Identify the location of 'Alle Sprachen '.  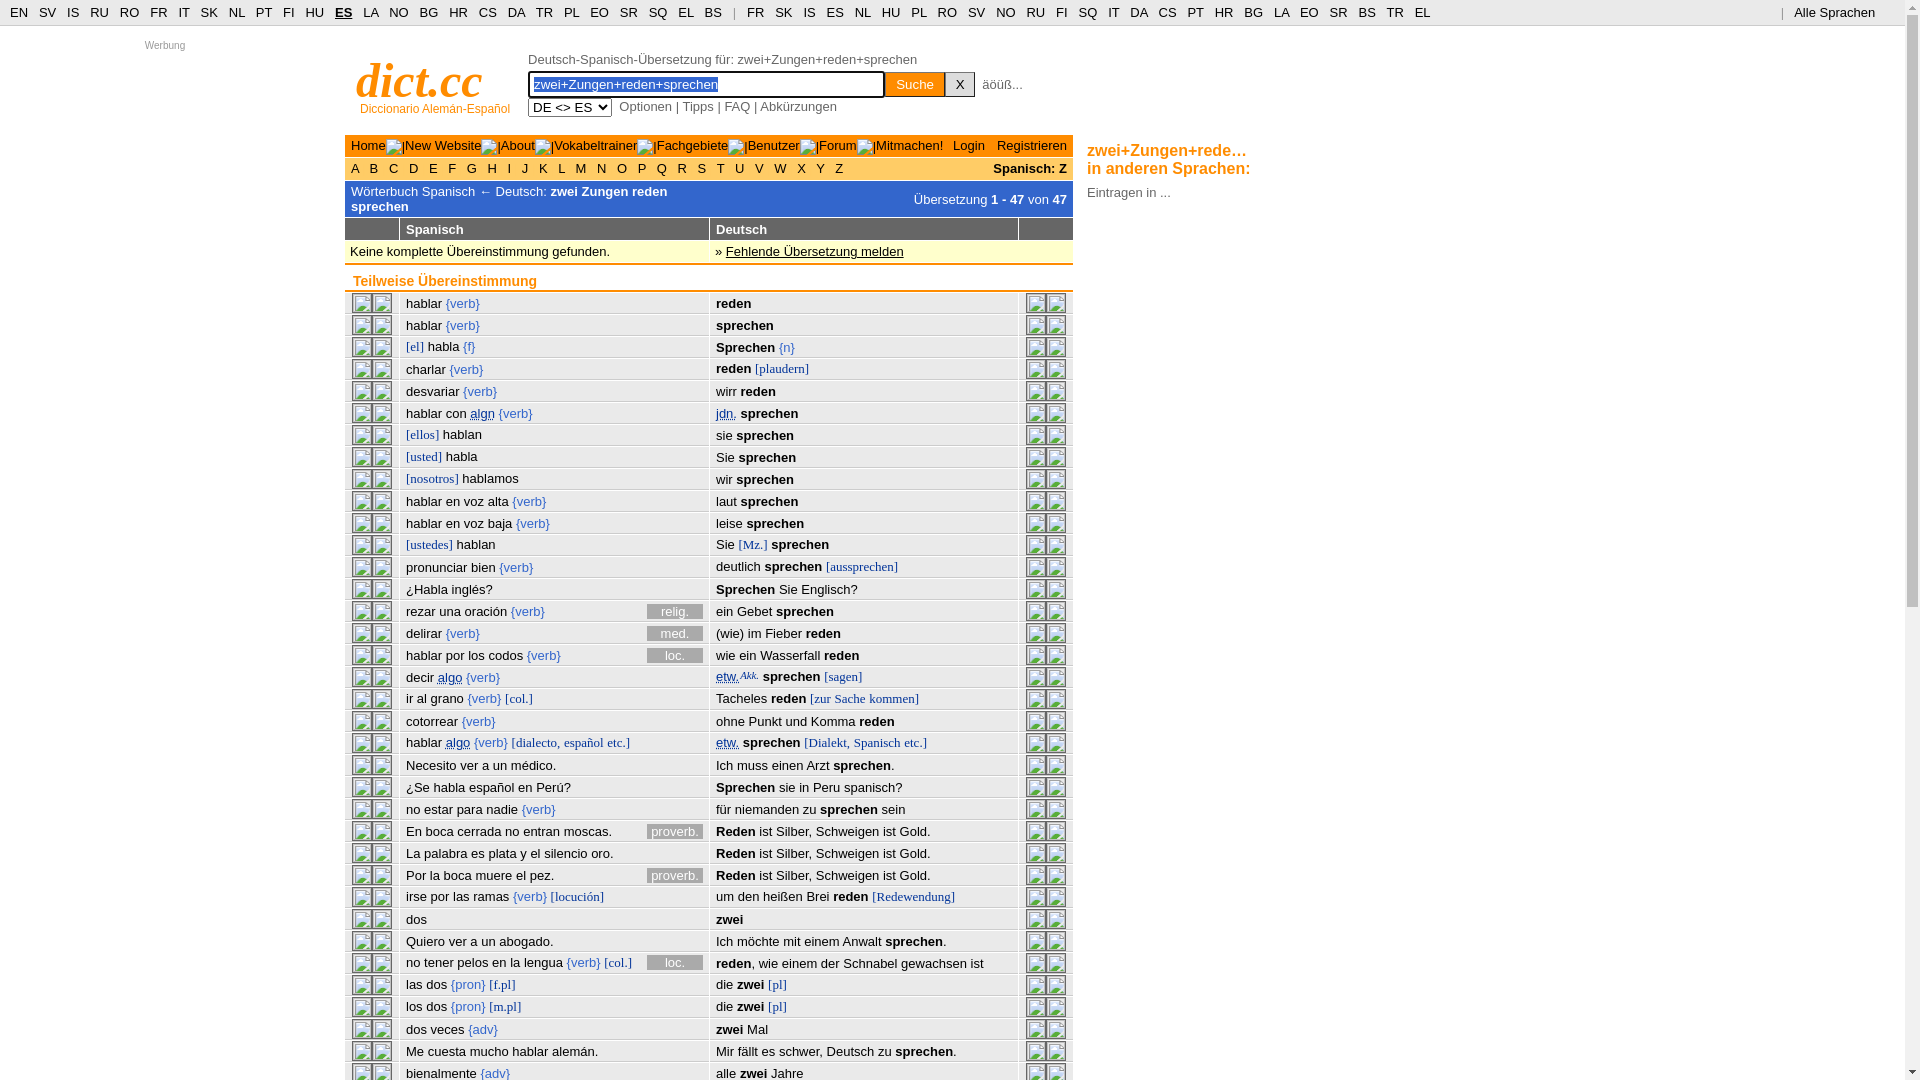
(1794, 12).